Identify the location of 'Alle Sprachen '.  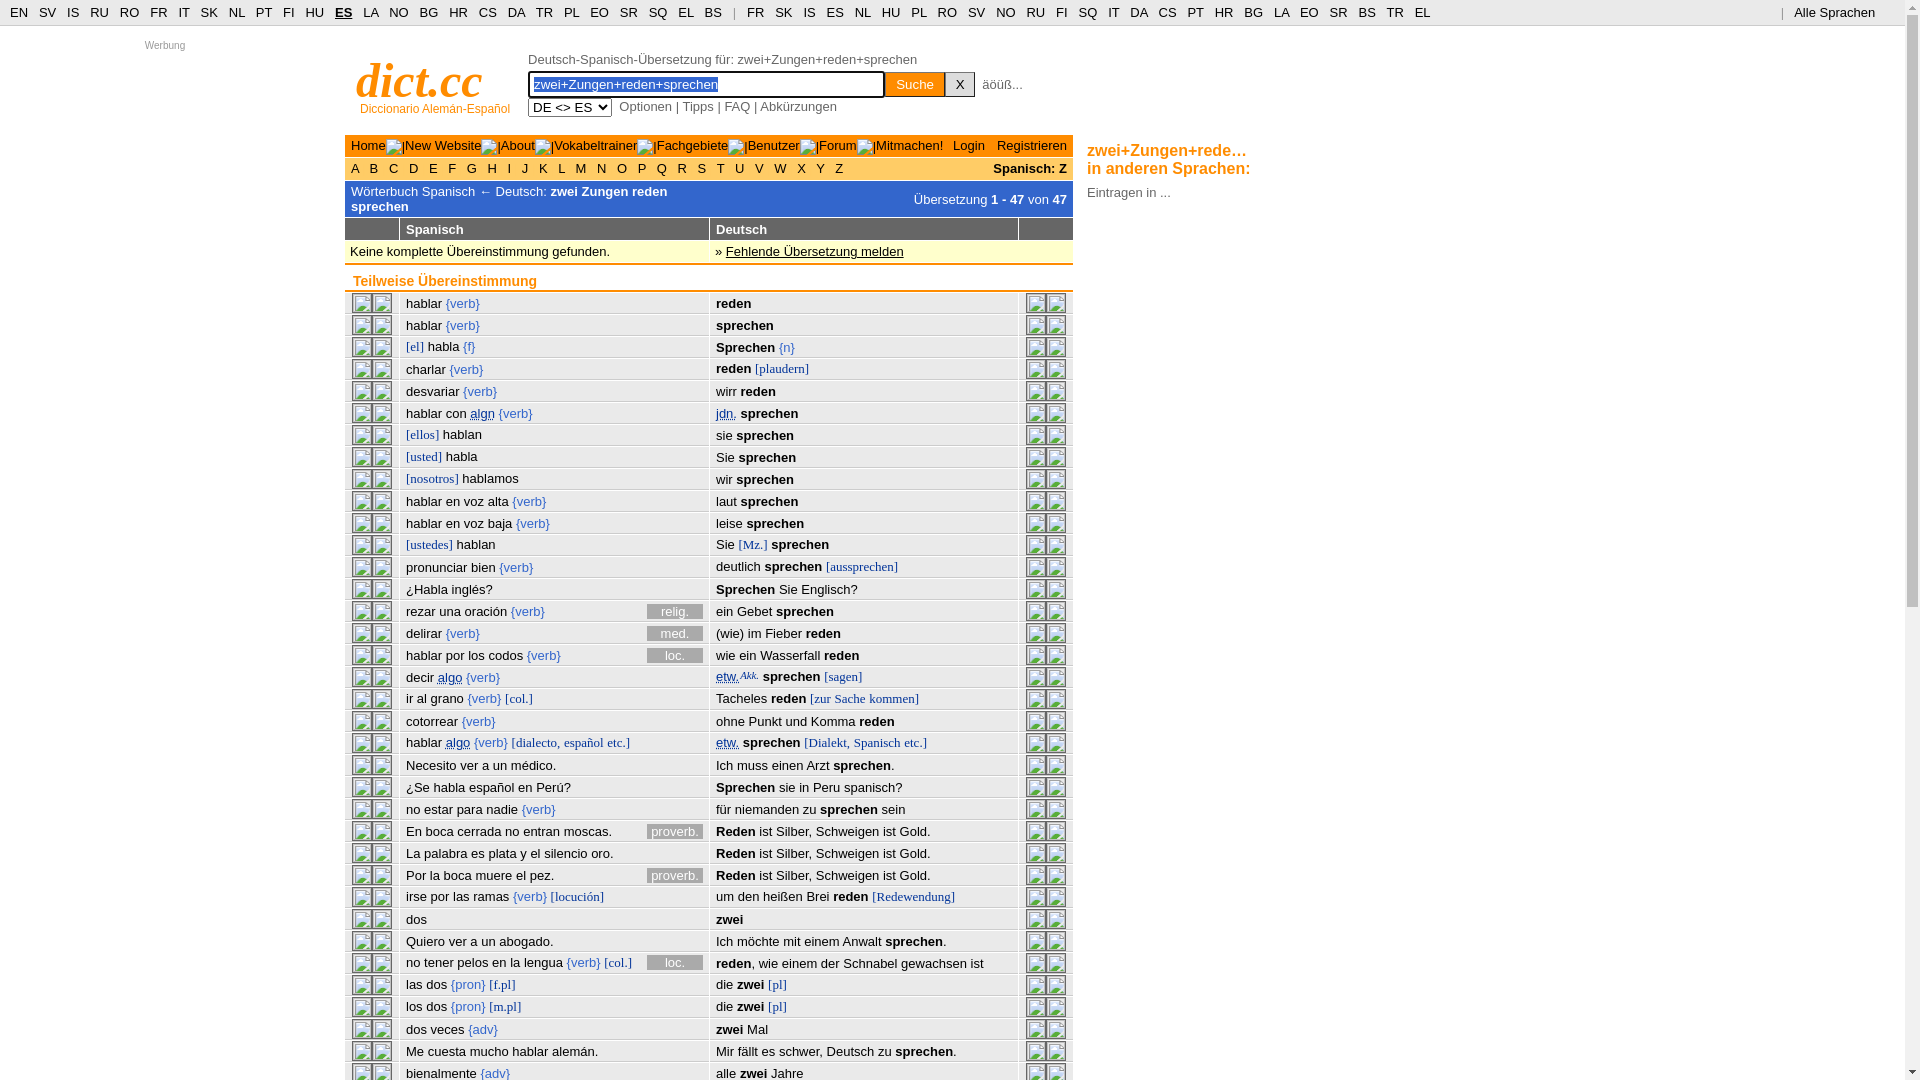
(1794, 12).